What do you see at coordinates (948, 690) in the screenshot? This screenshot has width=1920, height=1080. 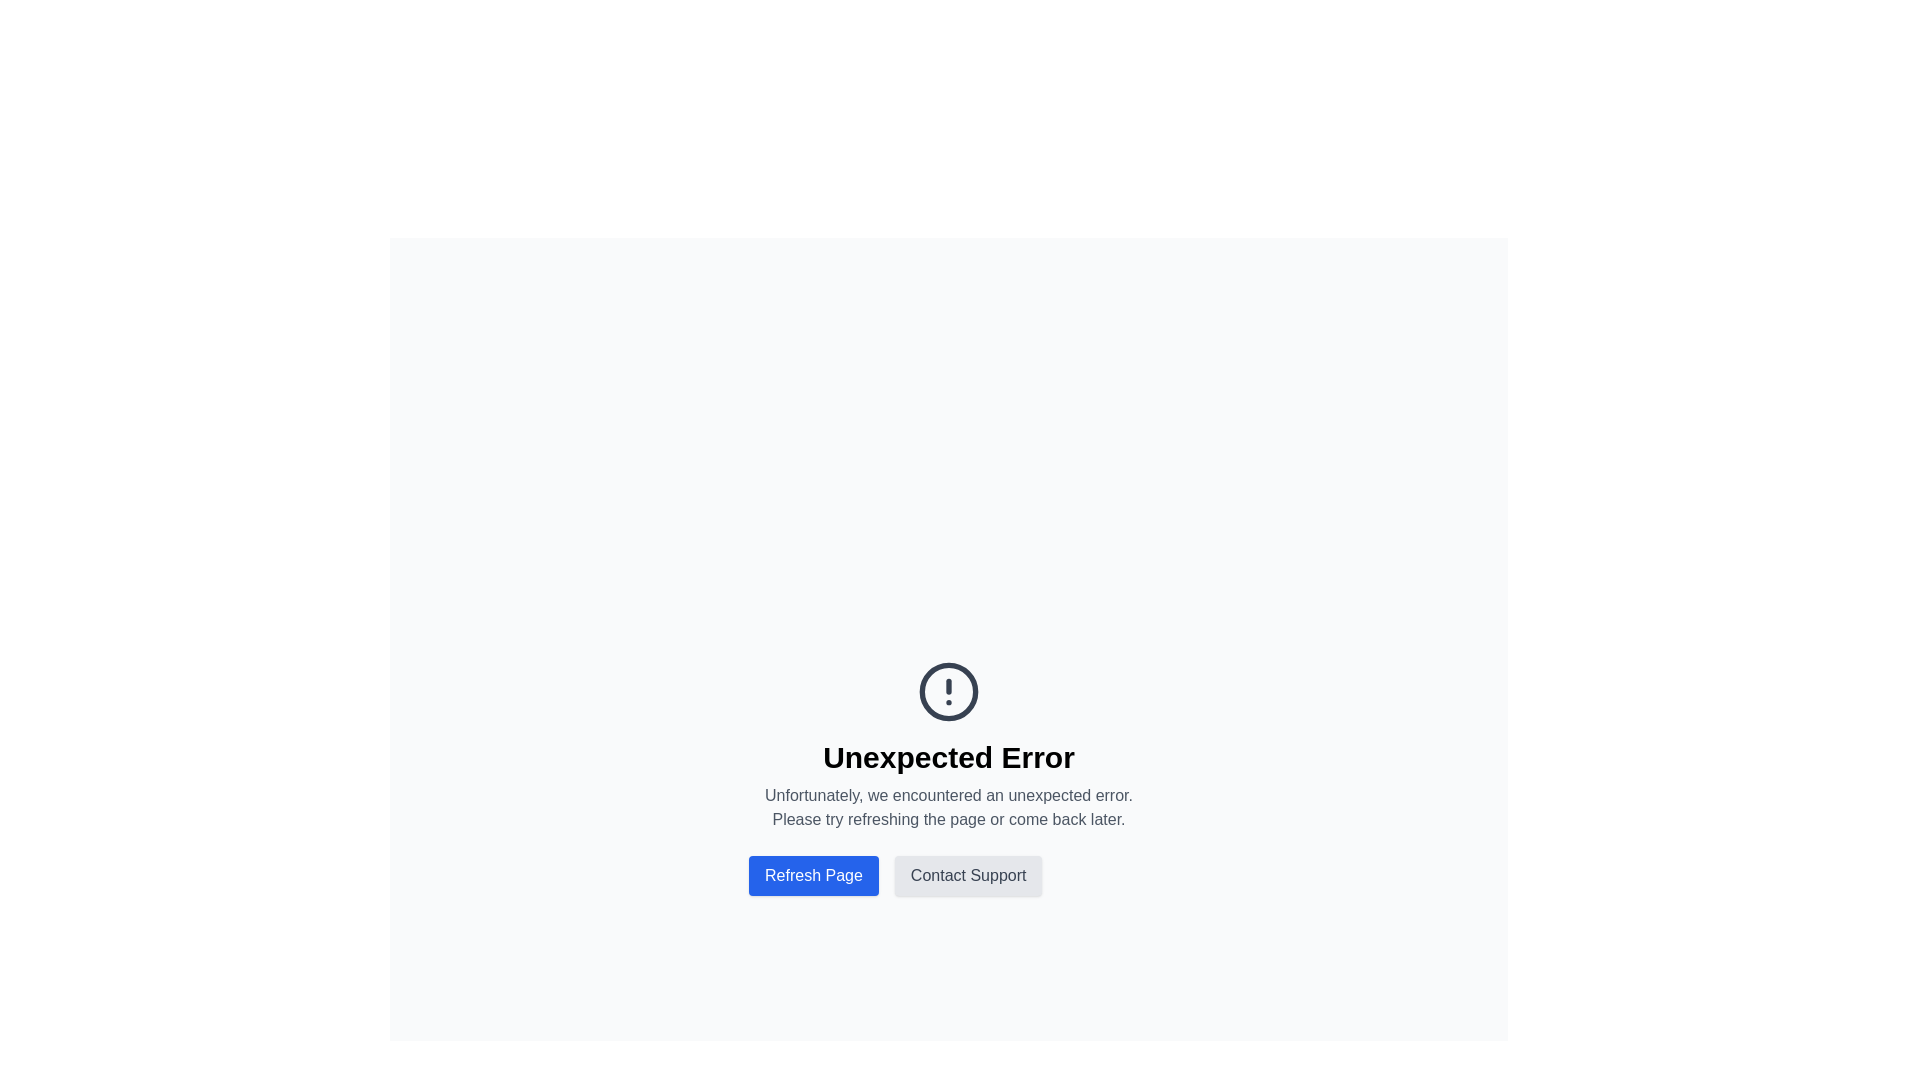 I see `the Decorative circle (SVG graphic element) with a gray border, which is prominently placed above the text 'Unexpected Error'` at bounding box center [948, 690].